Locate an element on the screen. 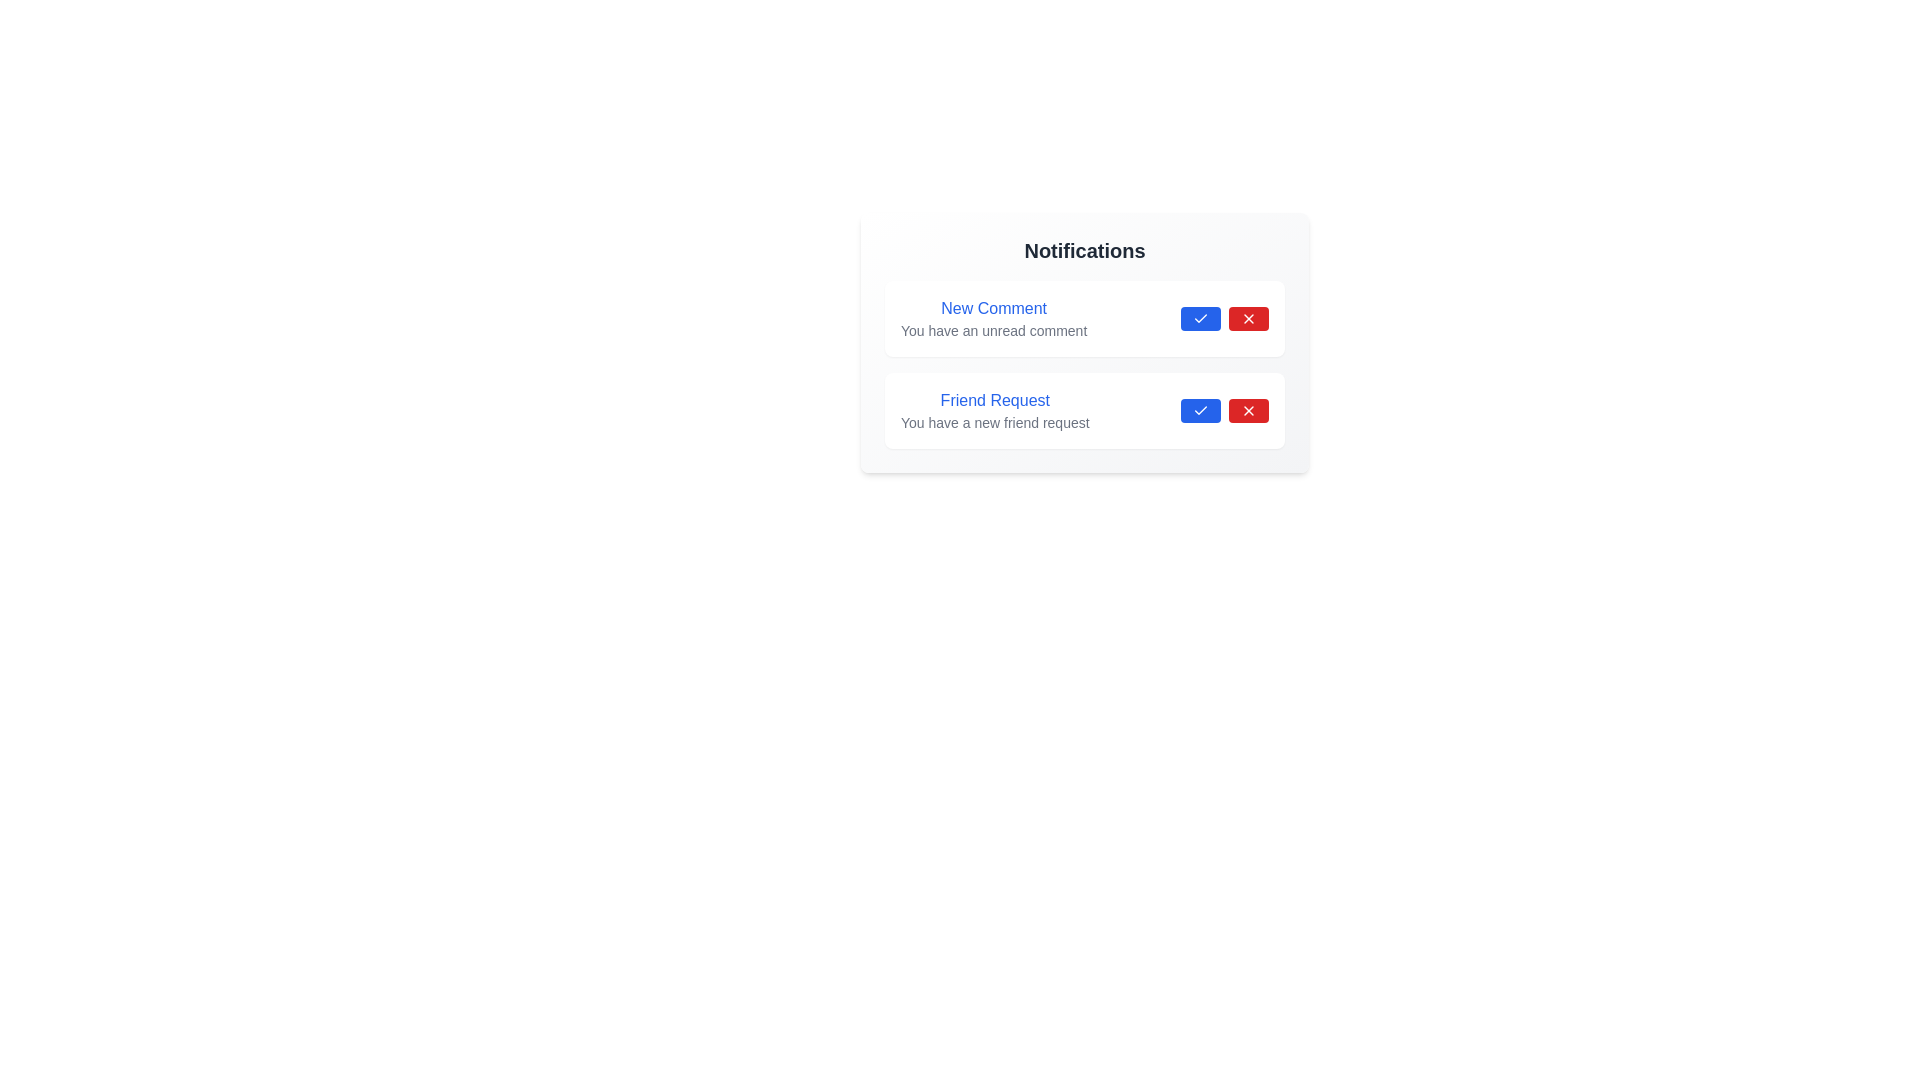 The height and width of the screenshot is (1080, 1920). the small red button with a white 'x' icon, which is the second red button in the list of notifications is located at coordinates (1247, 410).